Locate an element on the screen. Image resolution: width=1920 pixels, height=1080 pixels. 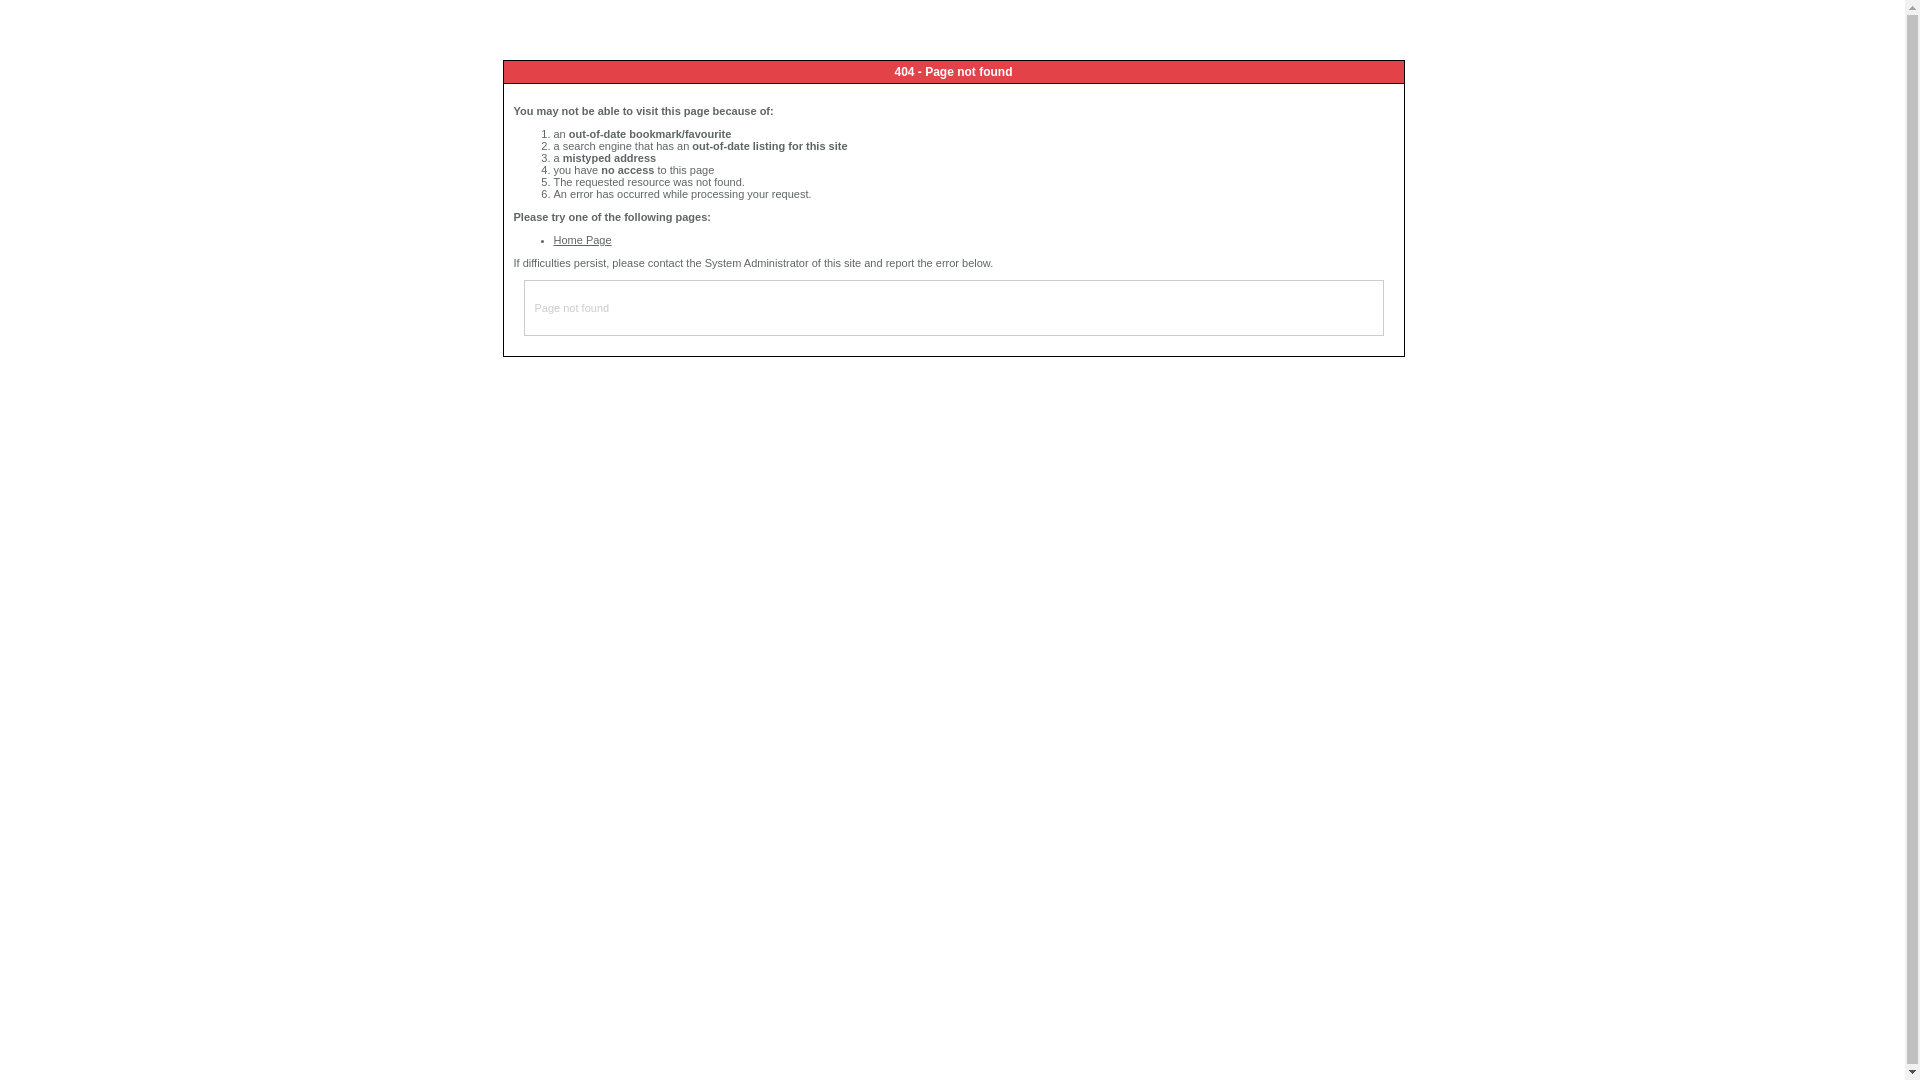
'Home Page' is located at coordinates (581, 238).